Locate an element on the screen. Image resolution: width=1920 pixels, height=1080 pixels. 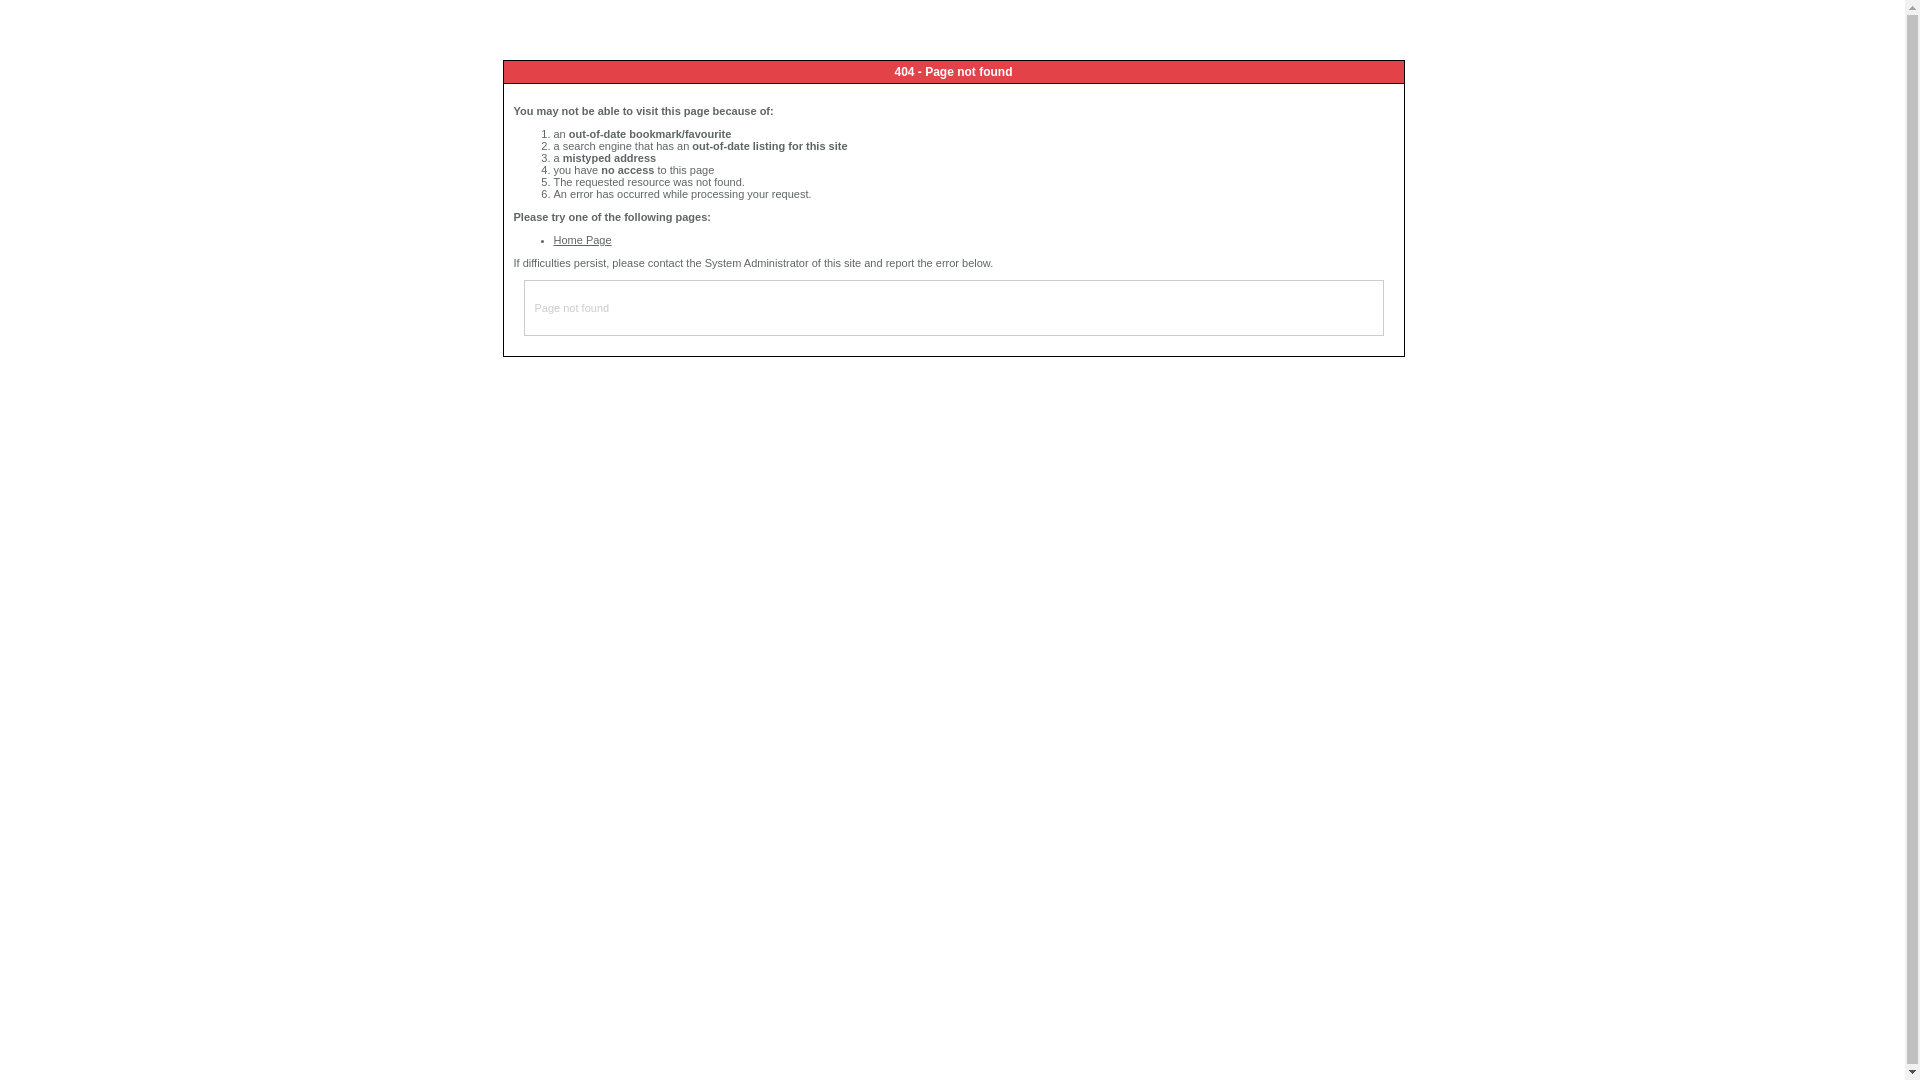
'Home Page' is located at coordinates (581, 238).